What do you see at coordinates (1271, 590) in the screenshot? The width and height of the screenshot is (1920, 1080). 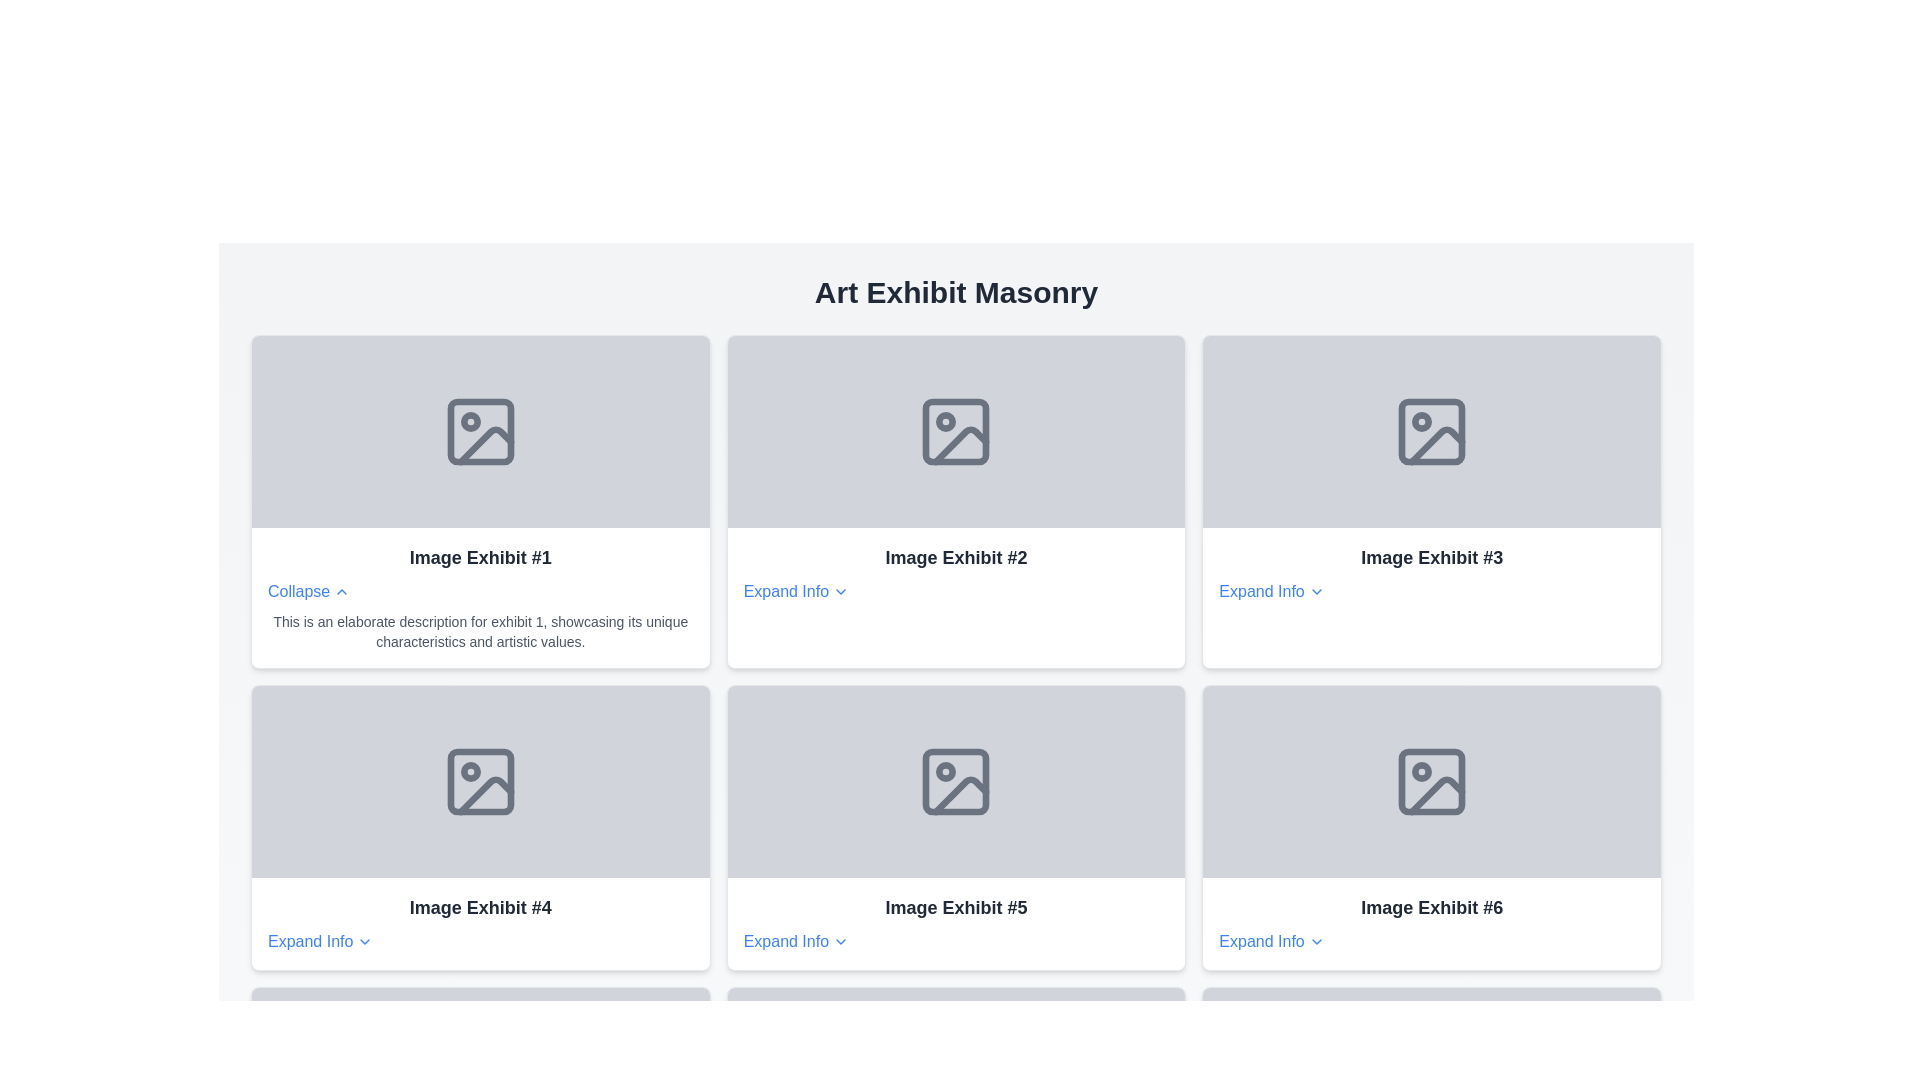 I see `the interactive label with icon located below the 'Image Exhibit #3' label` at bounding box center [1271, 590].